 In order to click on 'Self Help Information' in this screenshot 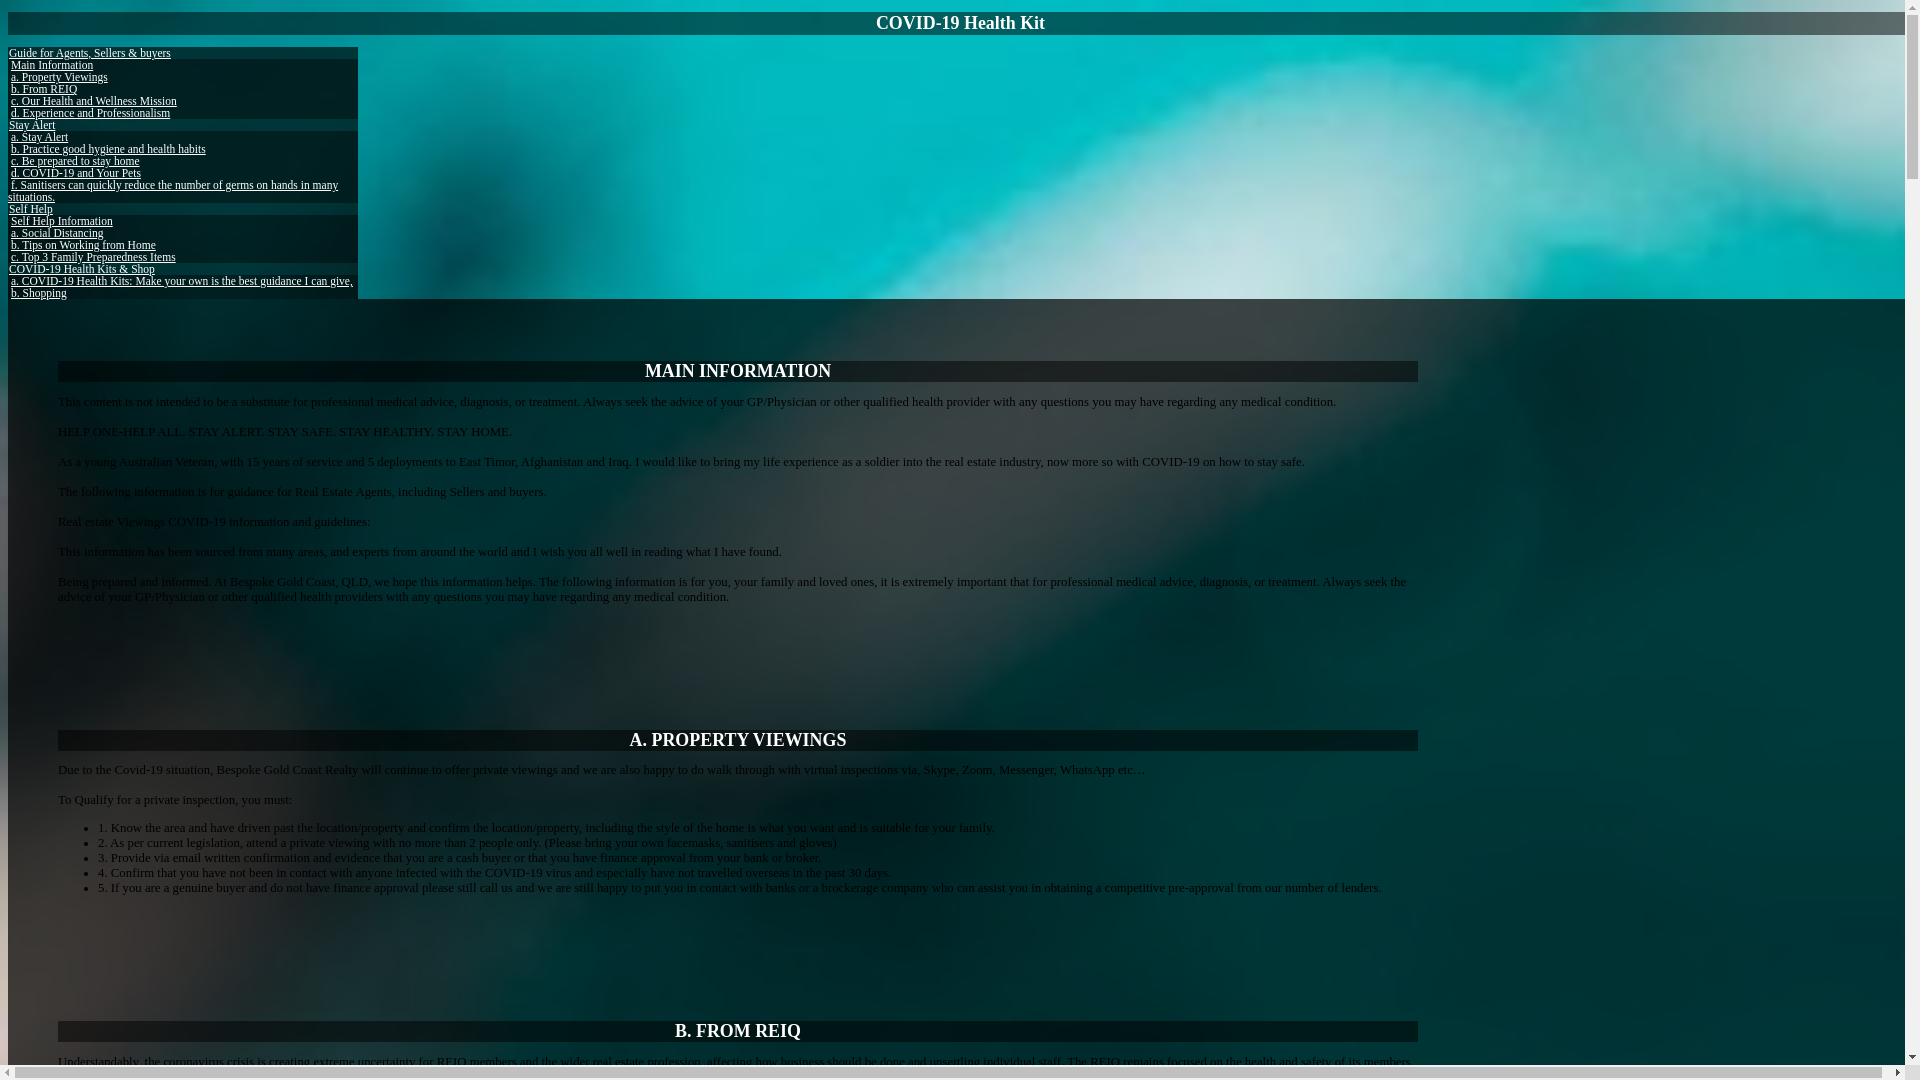, I will do `click(9, 220)`.